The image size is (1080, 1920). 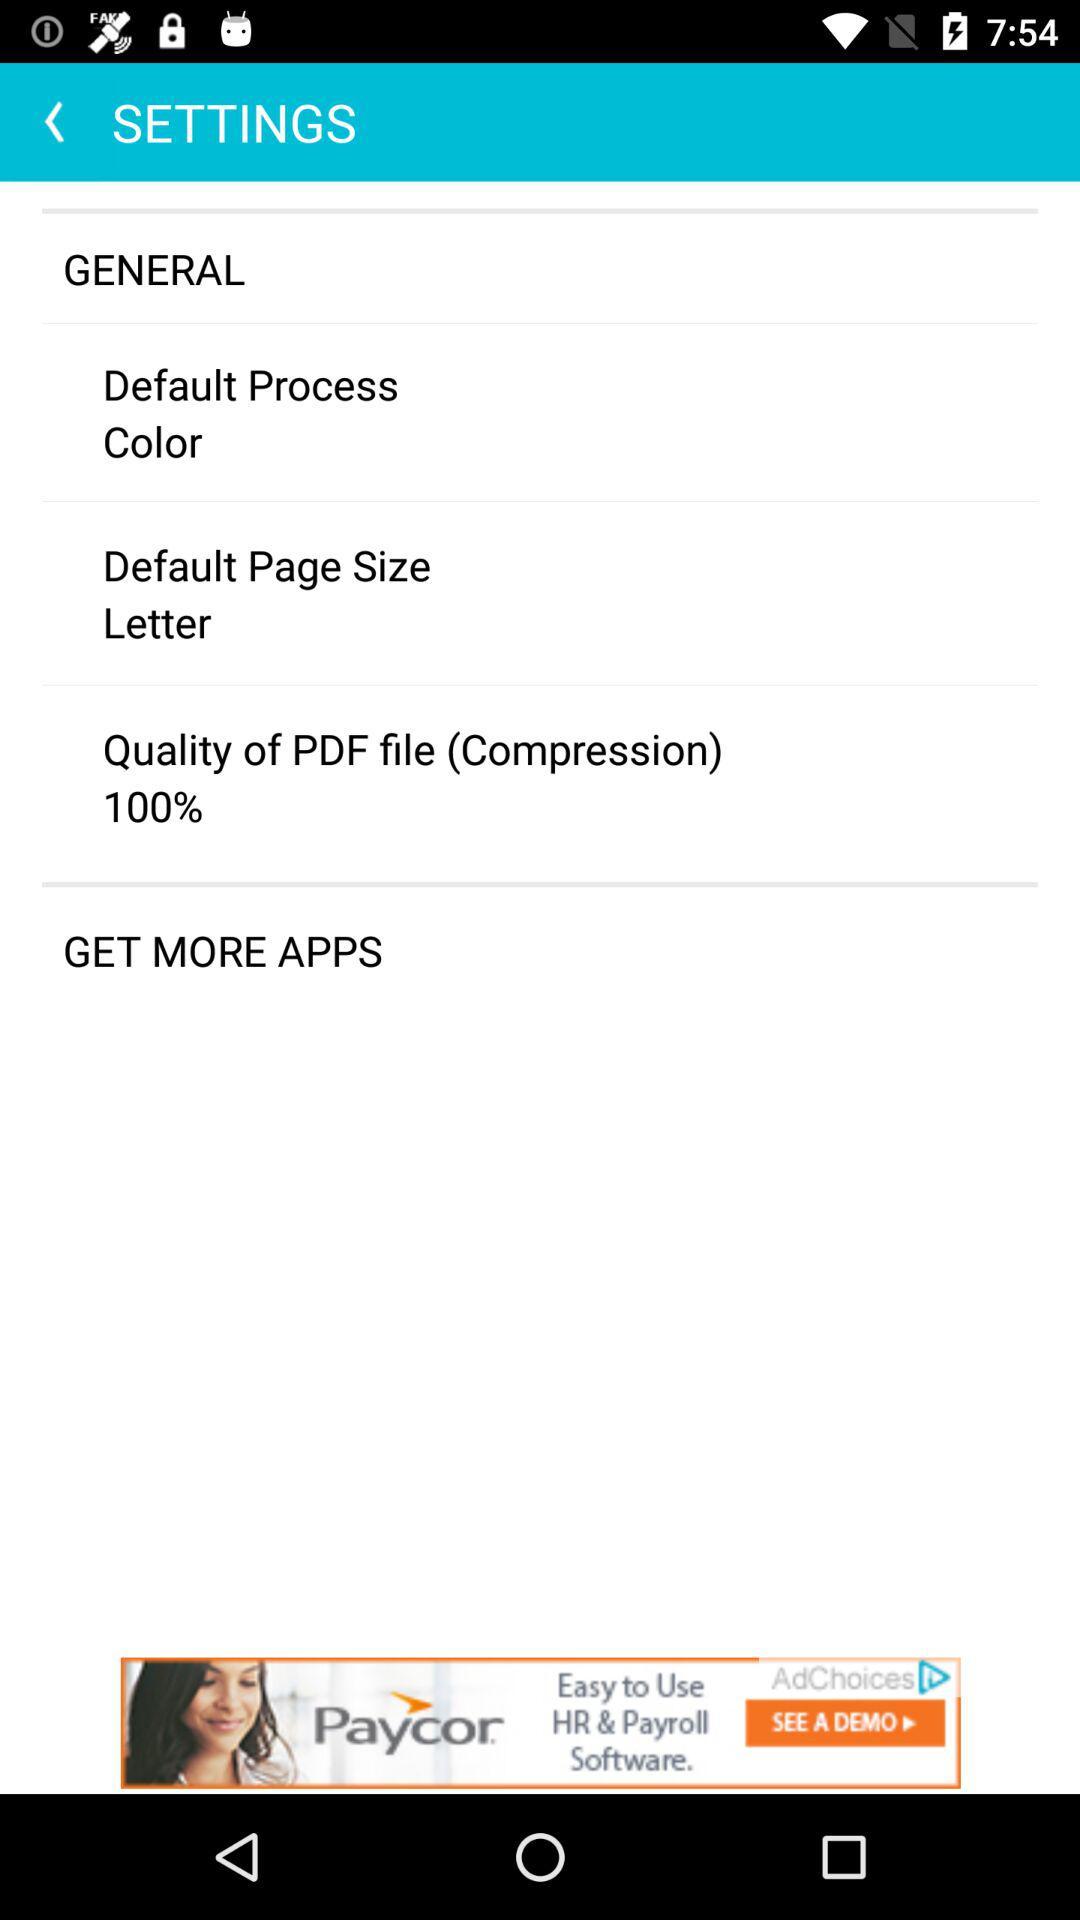 What do you see at coordinates (54, 121) in the screenshot?
I see `the arrow_backward icon` at bounding box center [54, 121].